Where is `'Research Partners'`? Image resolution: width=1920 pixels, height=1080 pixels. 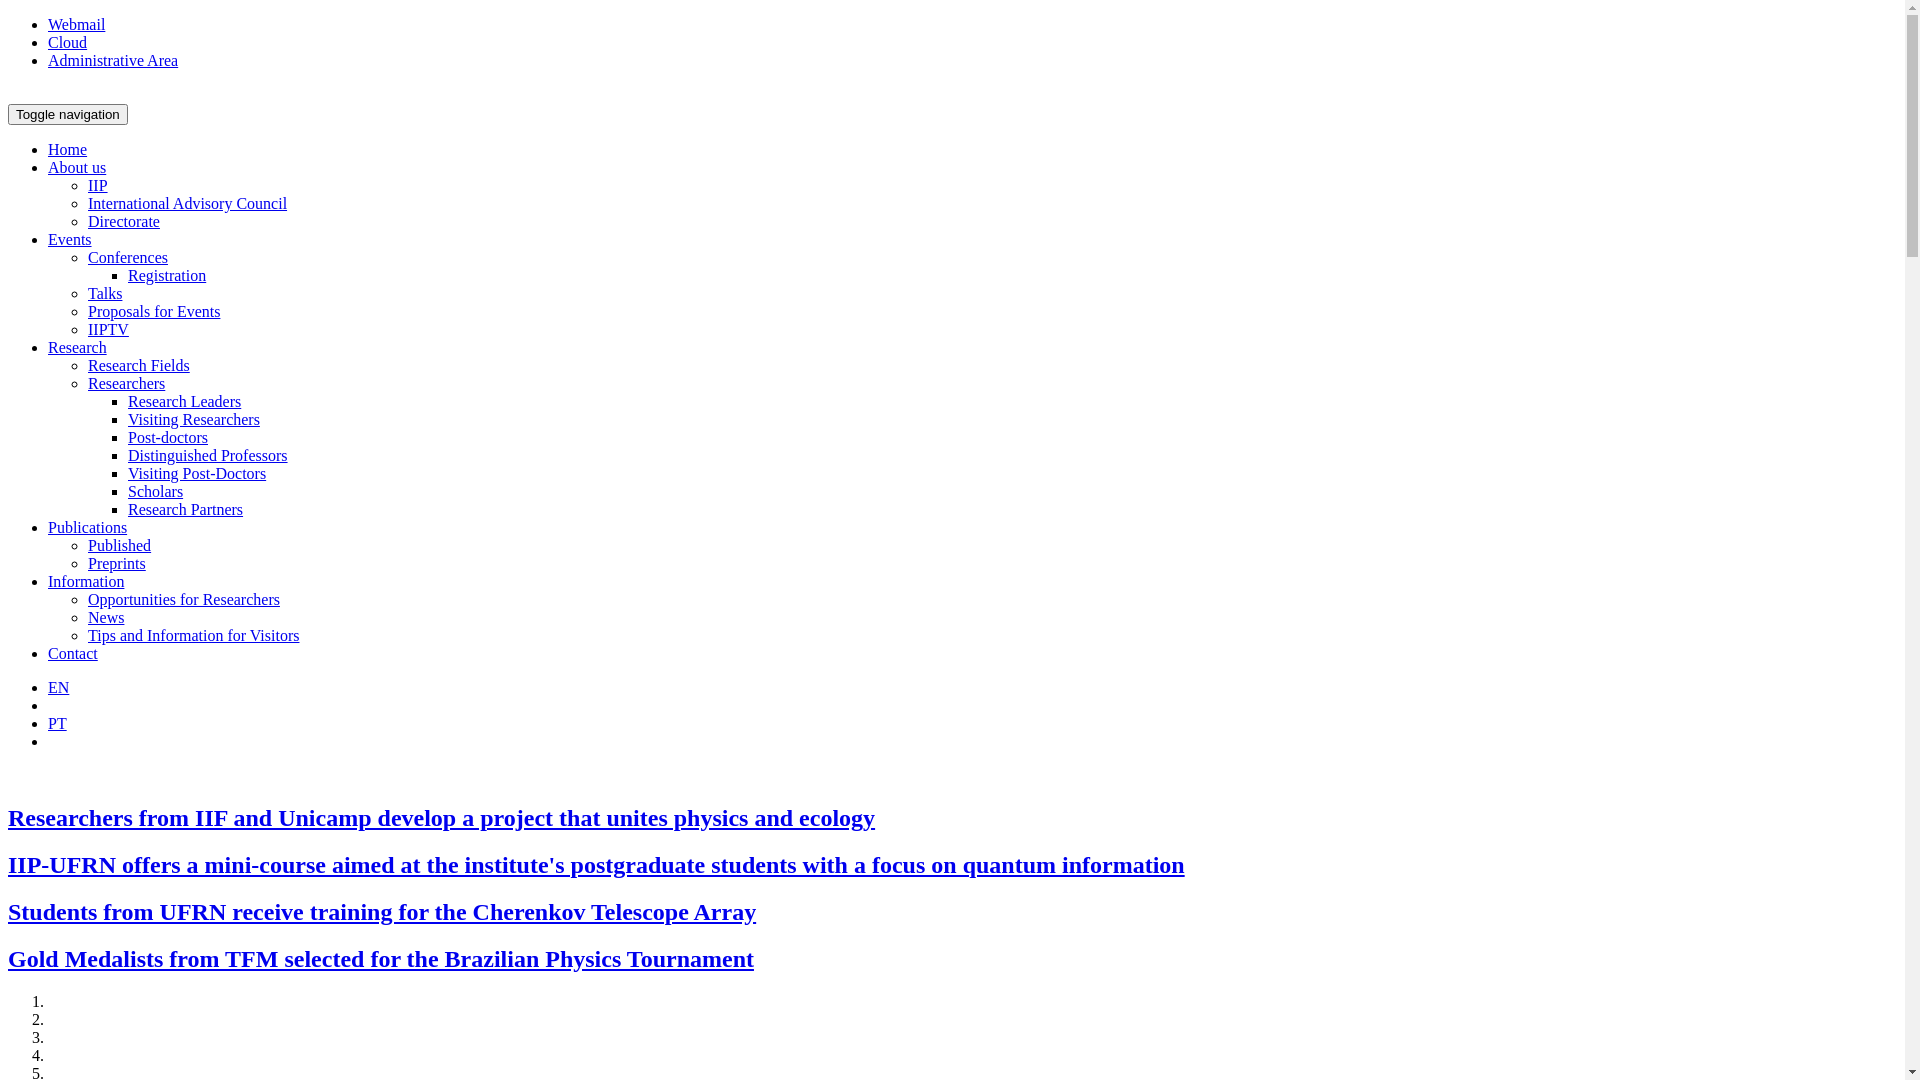
'Research Partners' is located at coordinates (185, 508).